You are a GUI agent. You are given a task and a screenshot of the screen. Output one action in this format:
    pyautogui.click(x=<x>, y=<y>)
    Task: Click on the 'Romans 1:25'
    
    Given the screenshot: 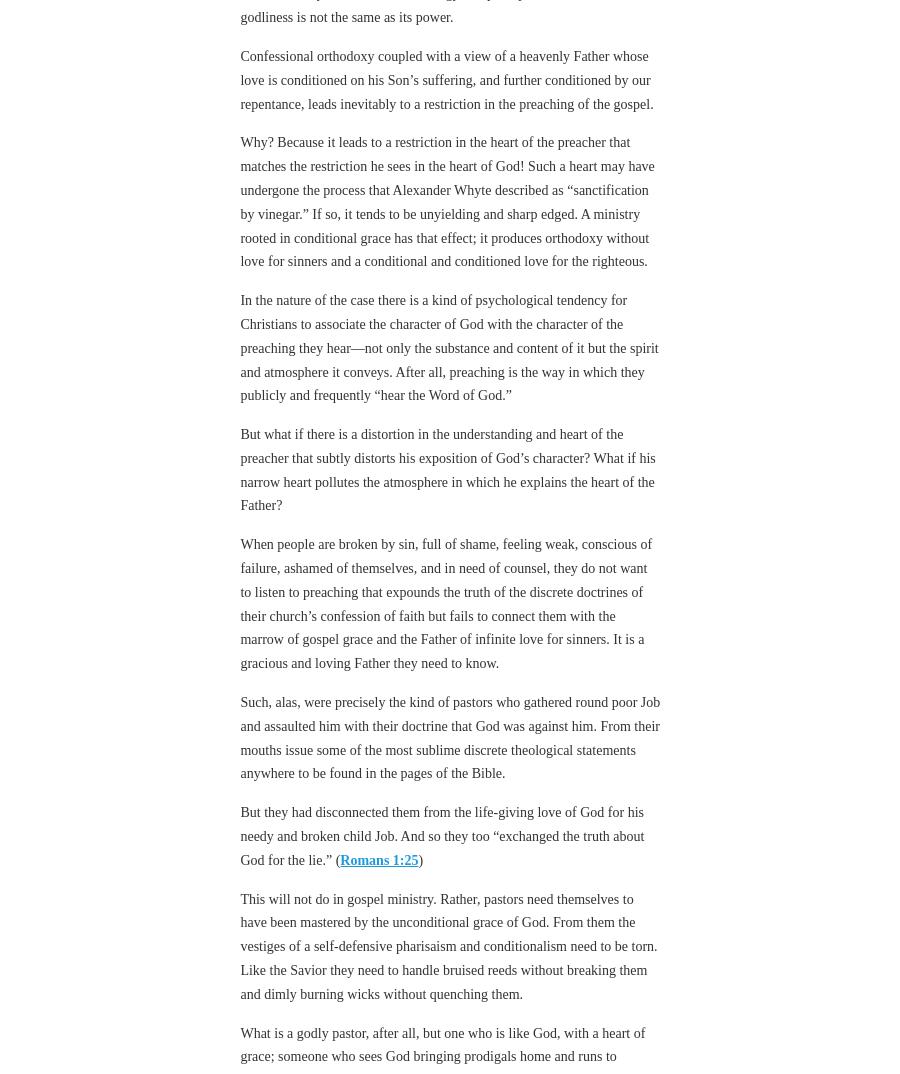 What is the action you would take?
    pyautogui.click(x=378, y=803)
    